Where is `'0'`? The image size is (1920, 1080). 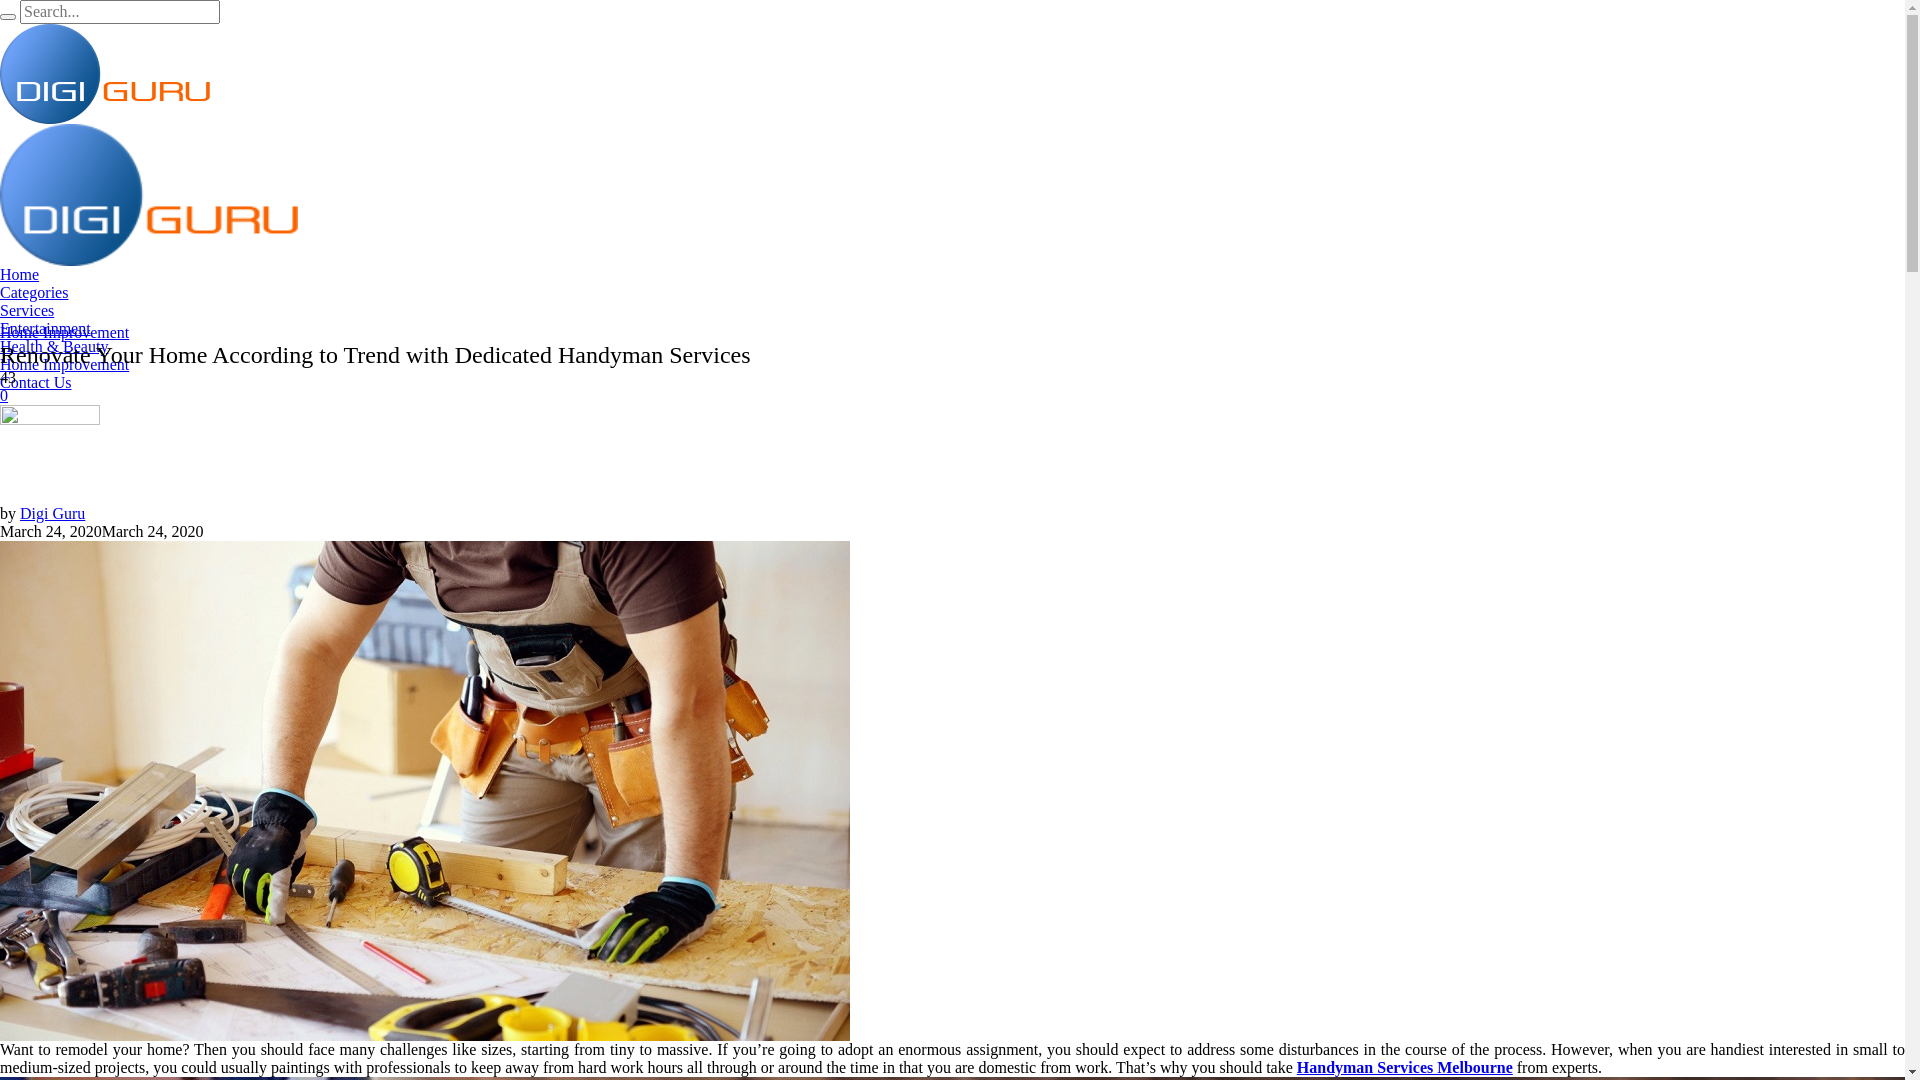 '0' is located at coordinates (4, 395).